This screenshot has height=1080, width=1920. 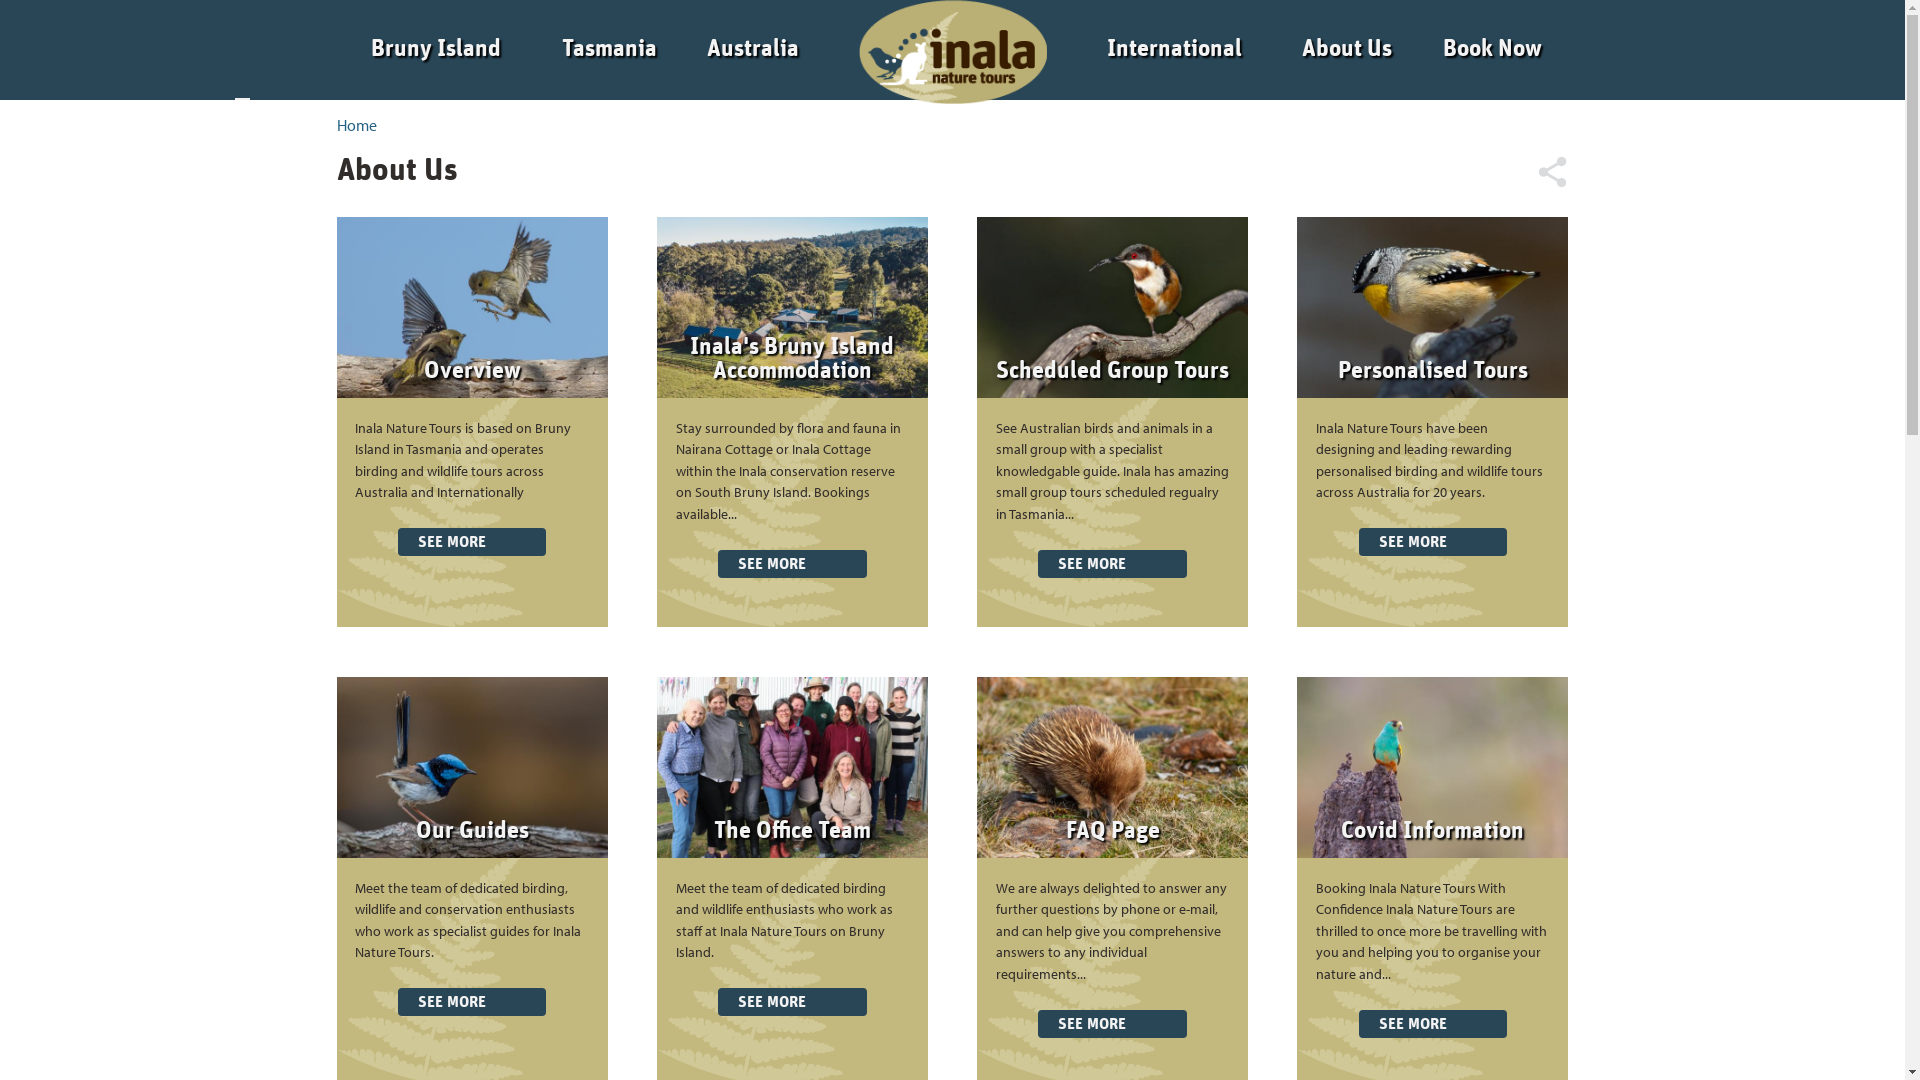 What do you see at coordinates (1112, 830) in the screenshot?
I see `'FAQ Page'` at bounding box center [1112, 830].